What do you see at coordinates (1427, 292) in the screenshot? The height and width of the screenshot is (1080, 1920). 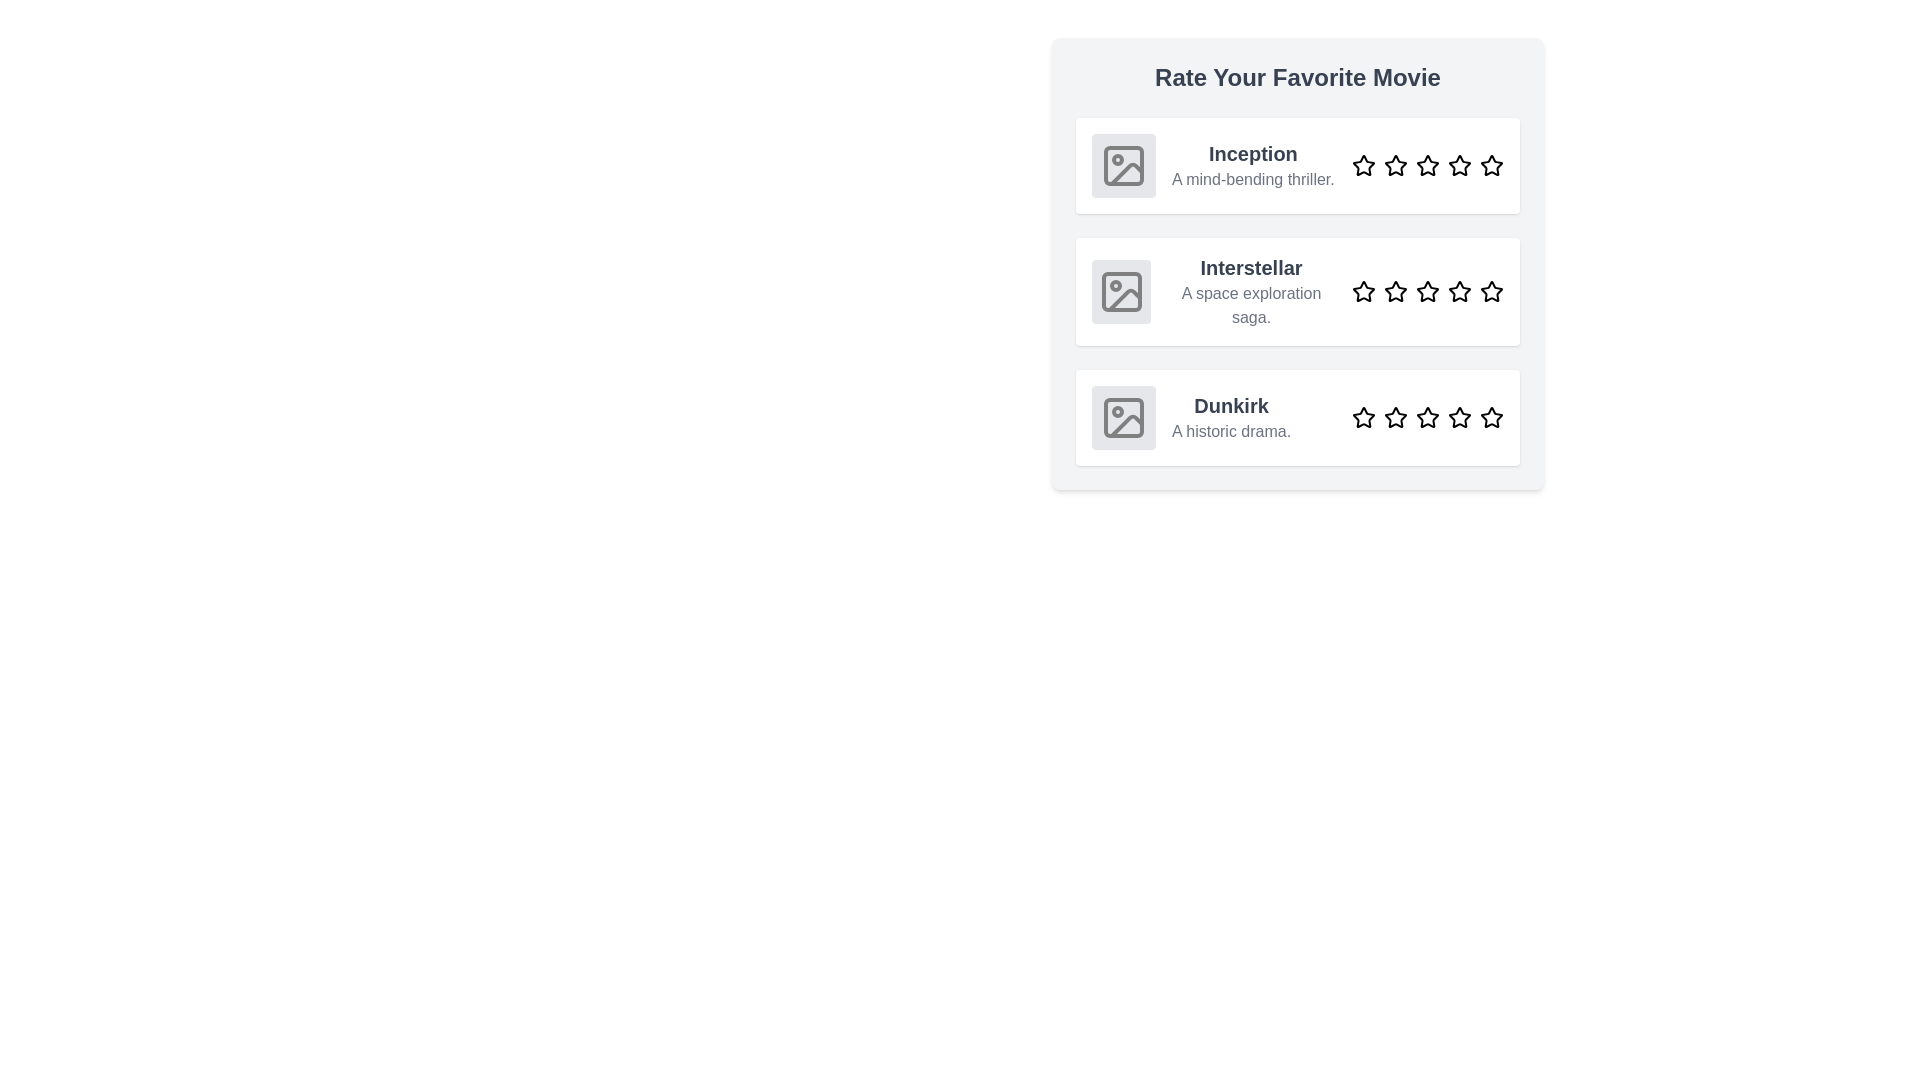 I see `the third star icon in the 'Interstellar' row of the star rating group` at bounding box center [1427, 292].